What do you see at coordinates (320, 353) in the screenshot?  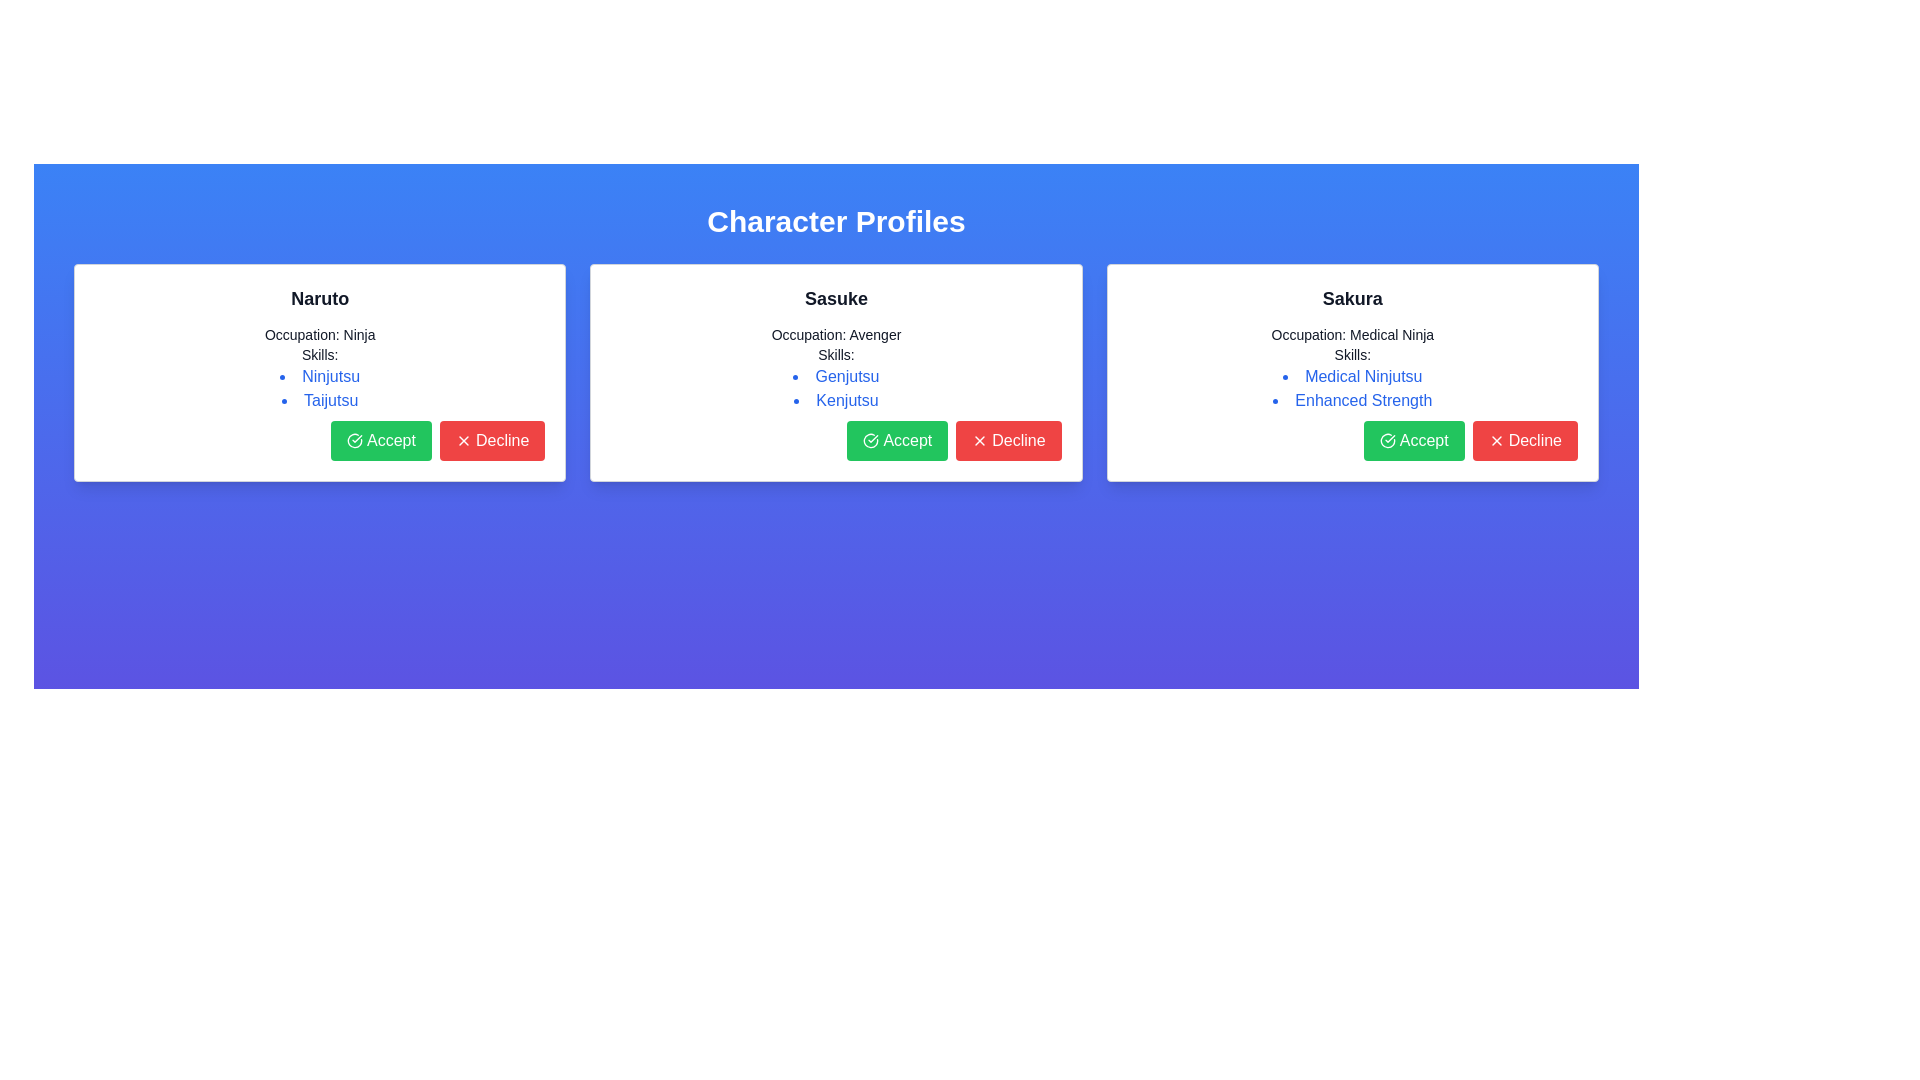 I see `the Text label indicating the list of skills, which is located beneath the 'Occupation: Ninja' text and above the bullet list of skills` at bounding box center [320, 353].